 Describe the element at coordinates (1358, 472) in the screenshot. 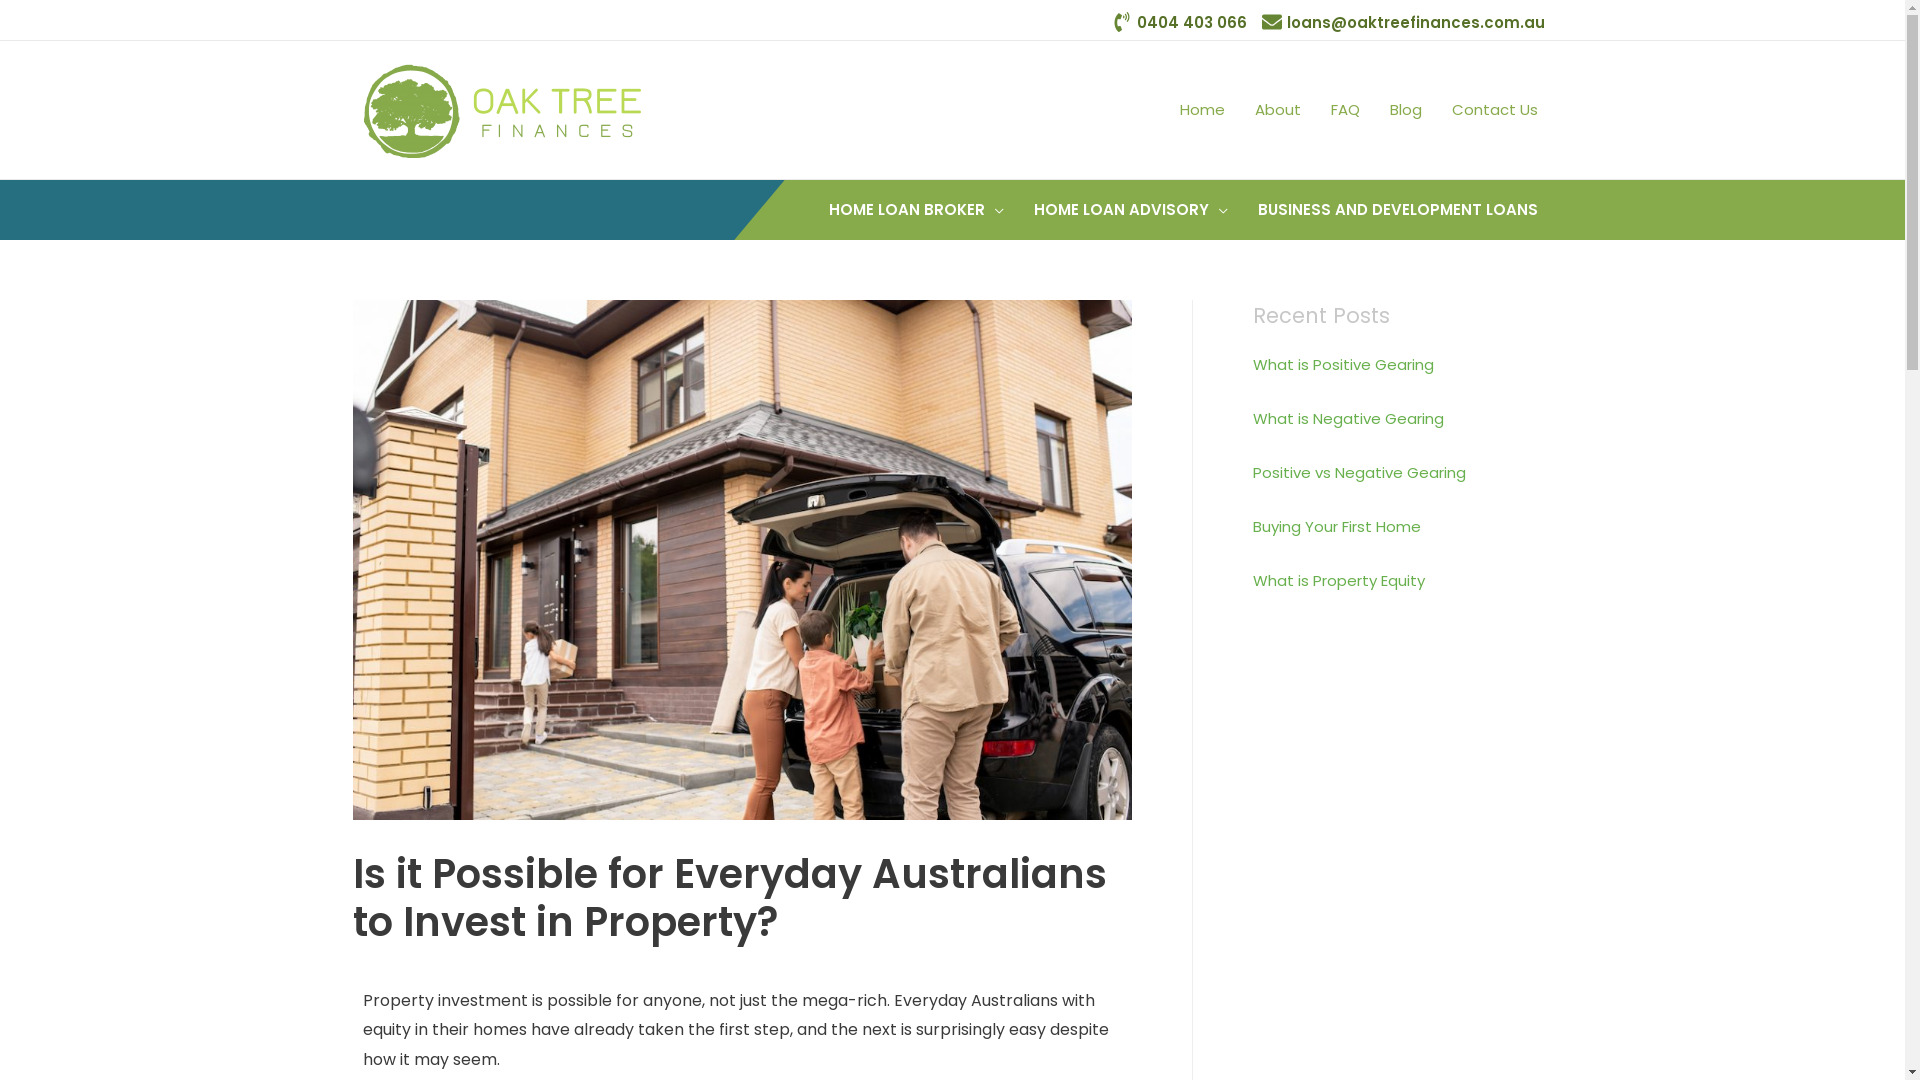

I see `'Positive vs Negative Gearing'` at that location.